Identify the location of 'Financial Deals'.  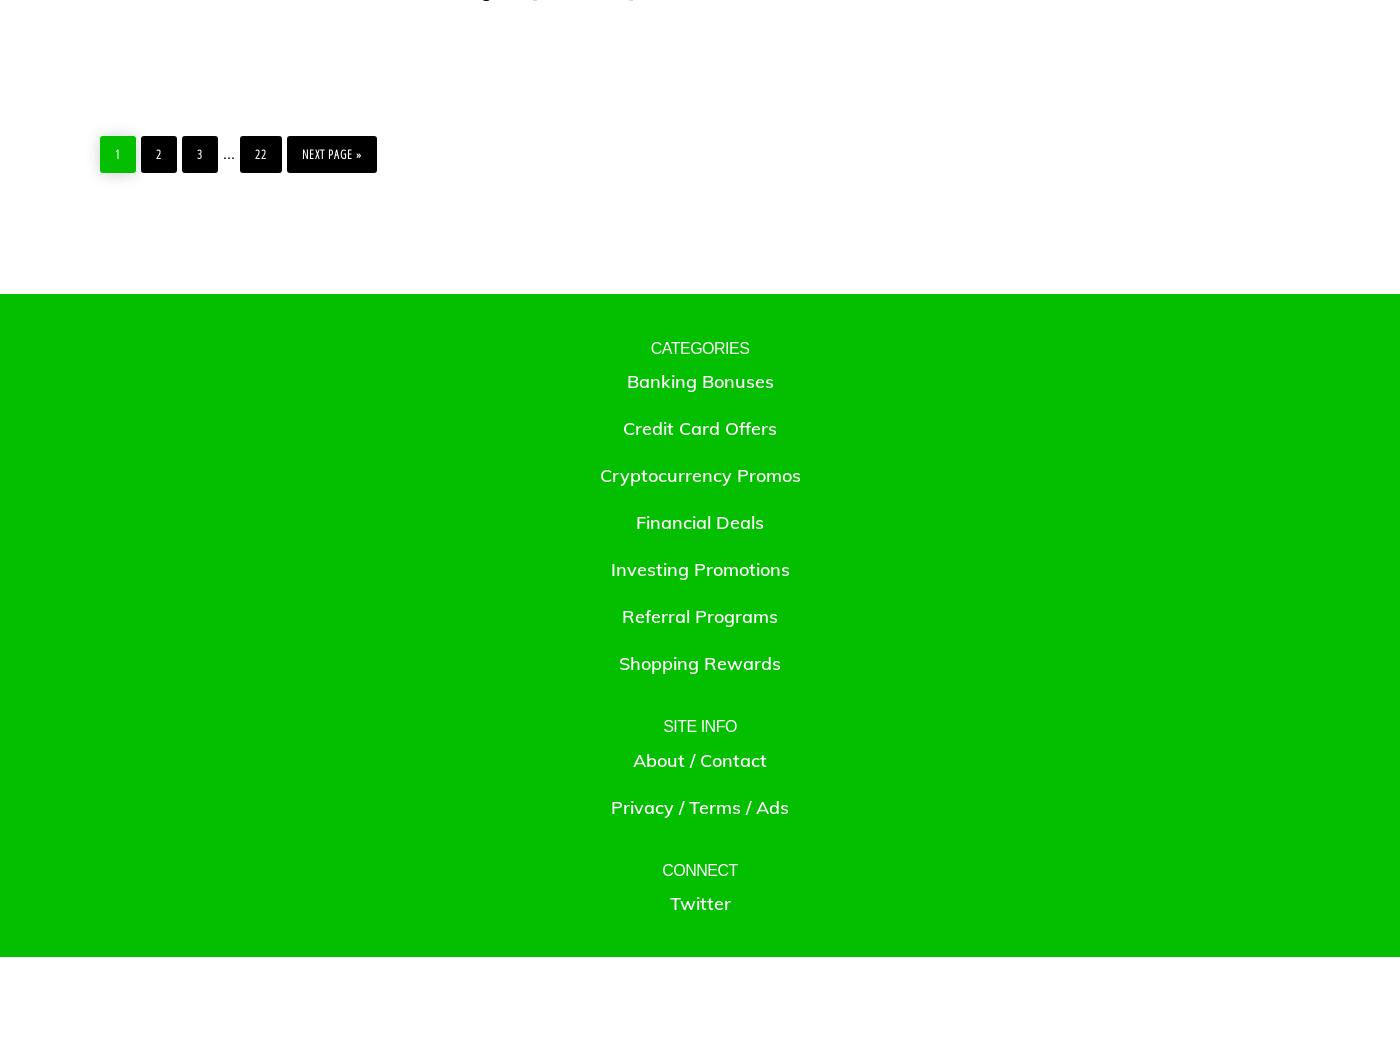
(700, 521).